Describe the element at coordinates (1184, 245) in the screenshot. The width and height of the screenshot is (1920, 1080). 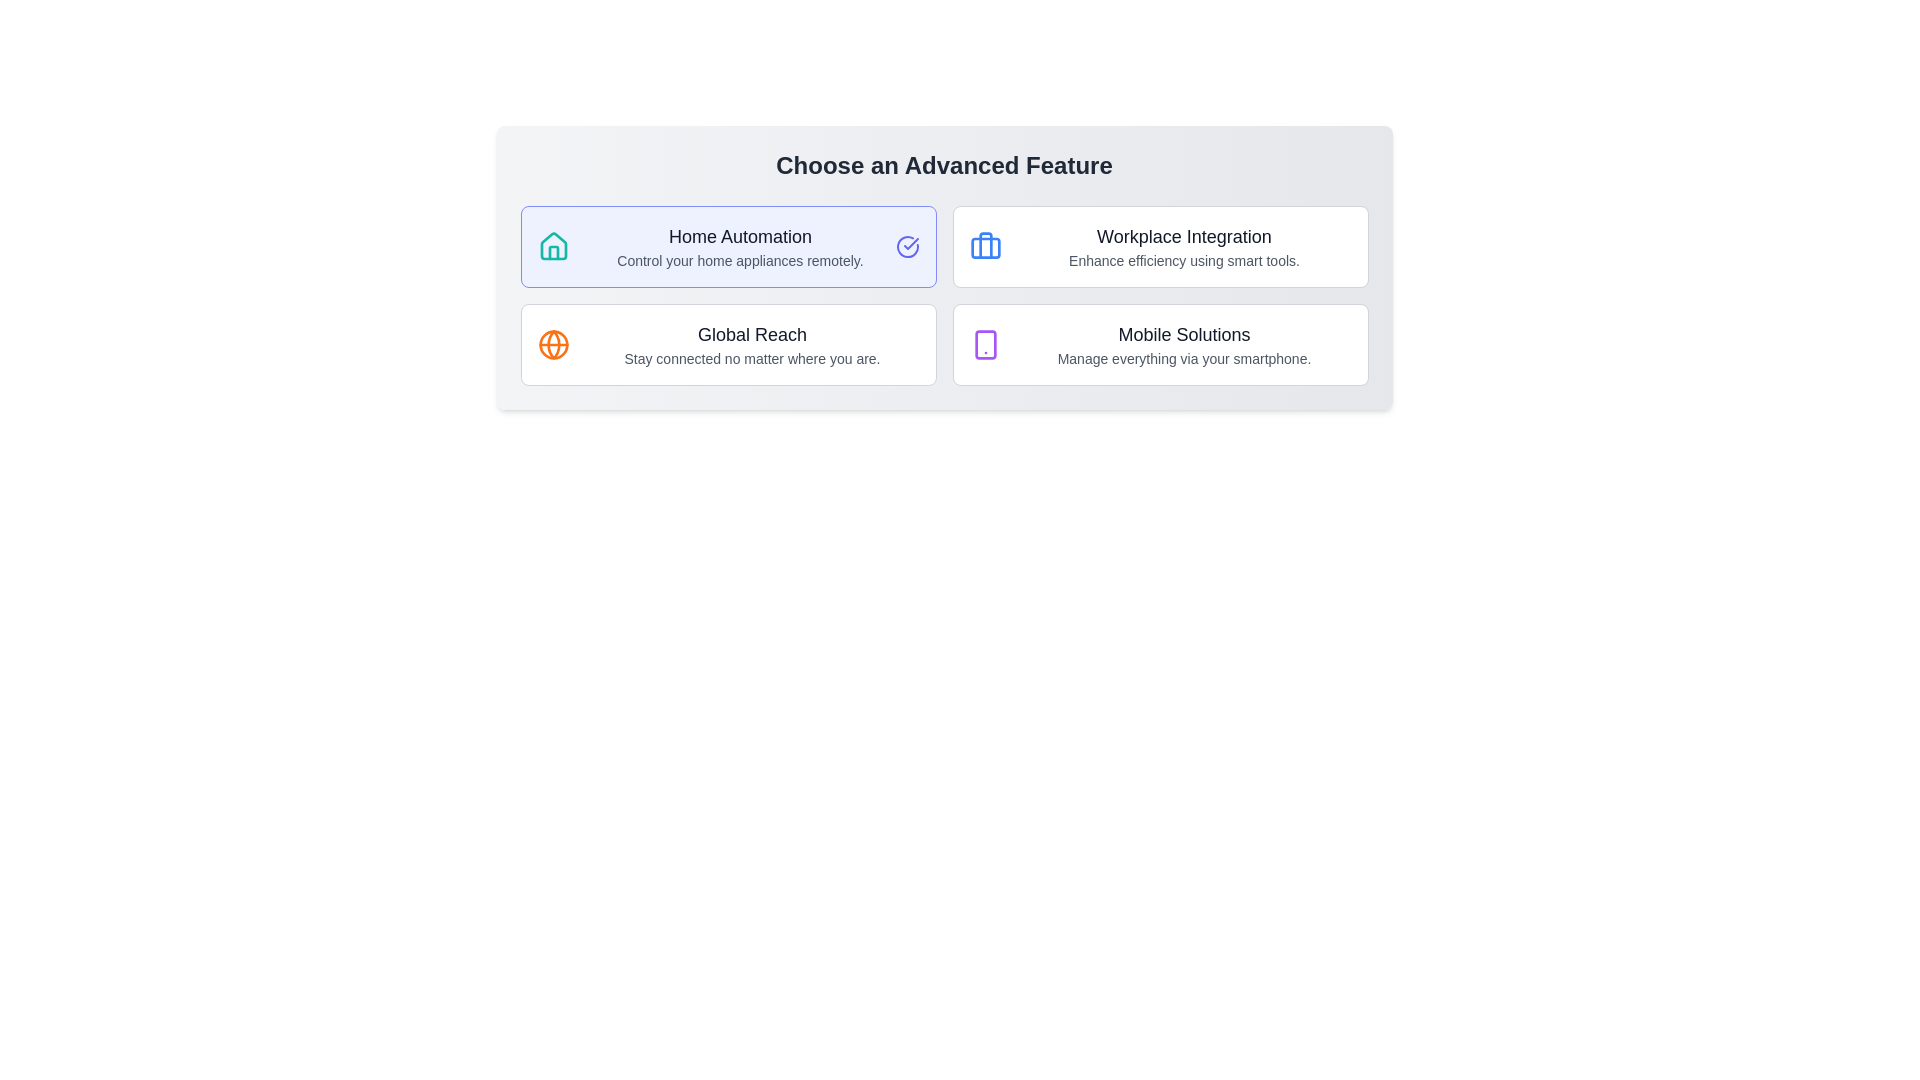
I see `the selectable card for 'Workplace Integration' in the grid of features` at that location.